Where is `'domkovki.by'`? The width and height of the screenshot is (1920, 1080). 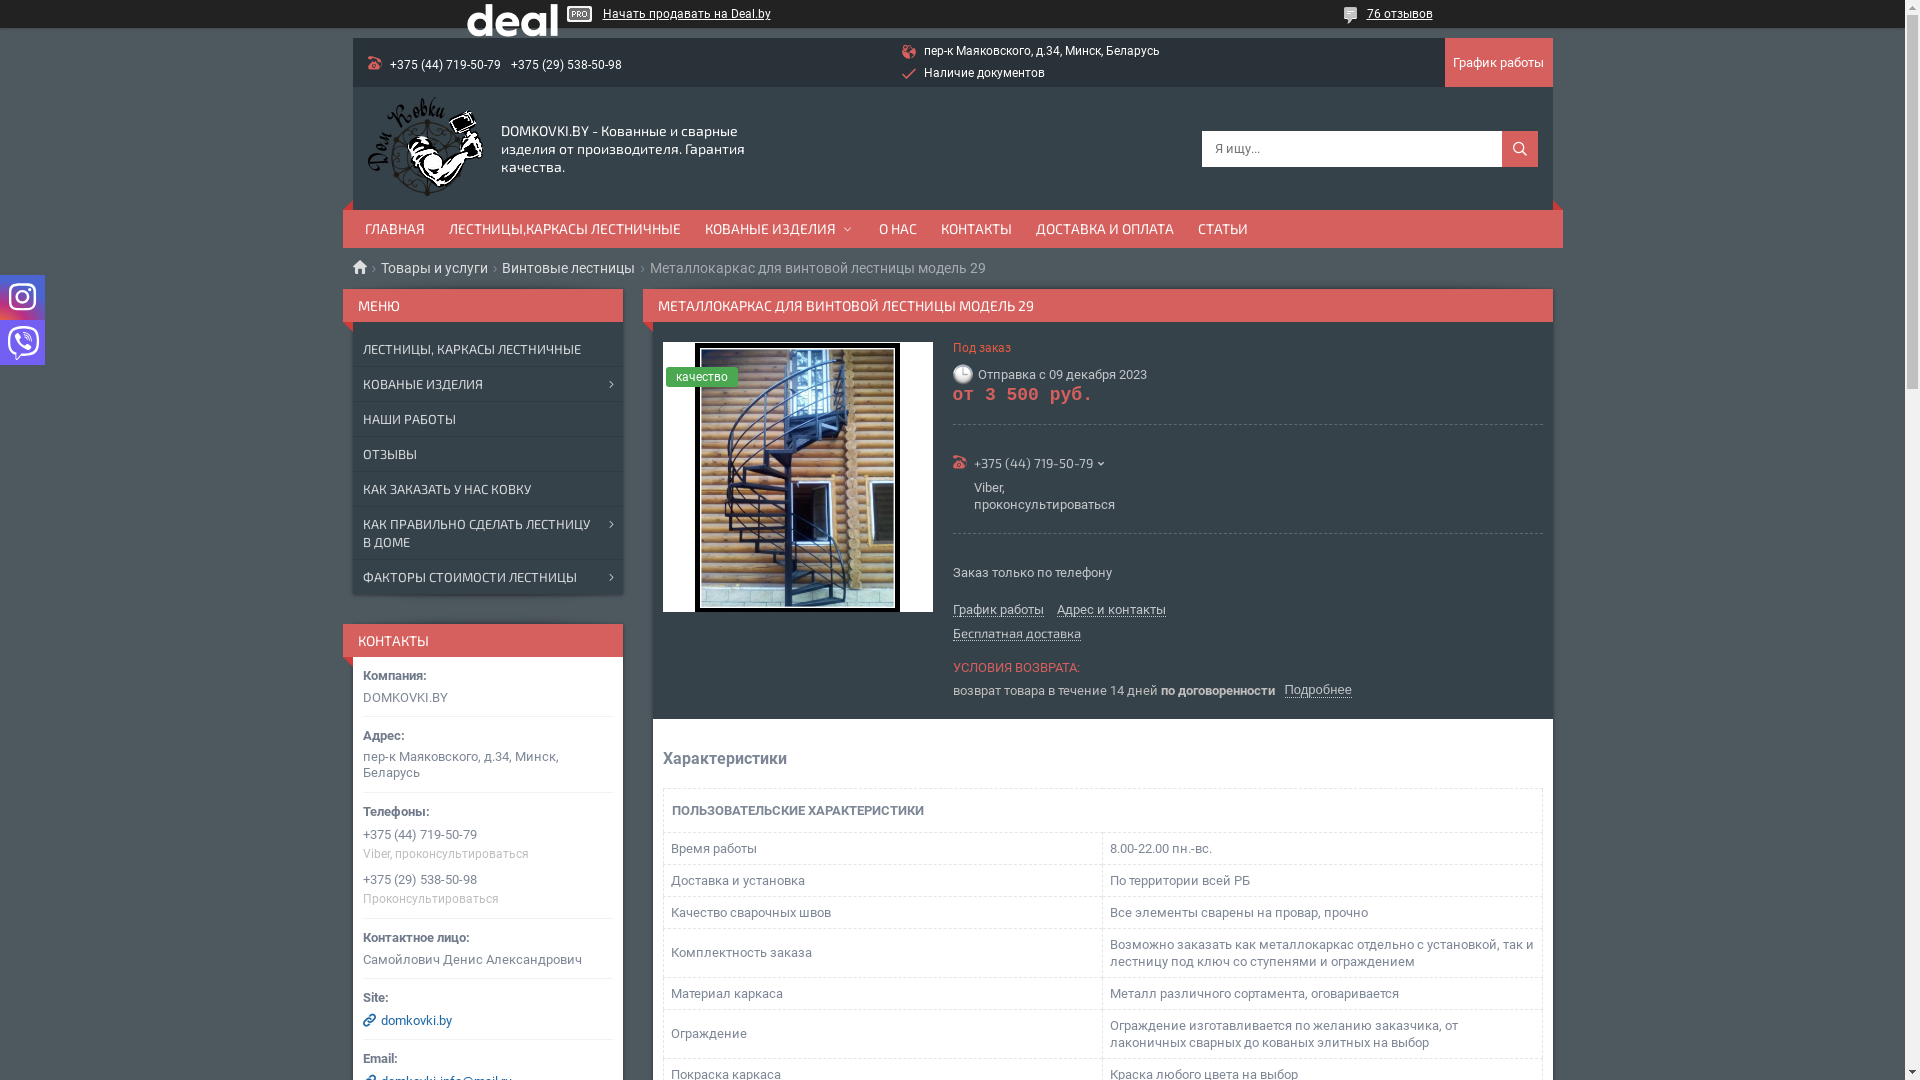
'domkovki.by' is located at coordinates (486, 1020).